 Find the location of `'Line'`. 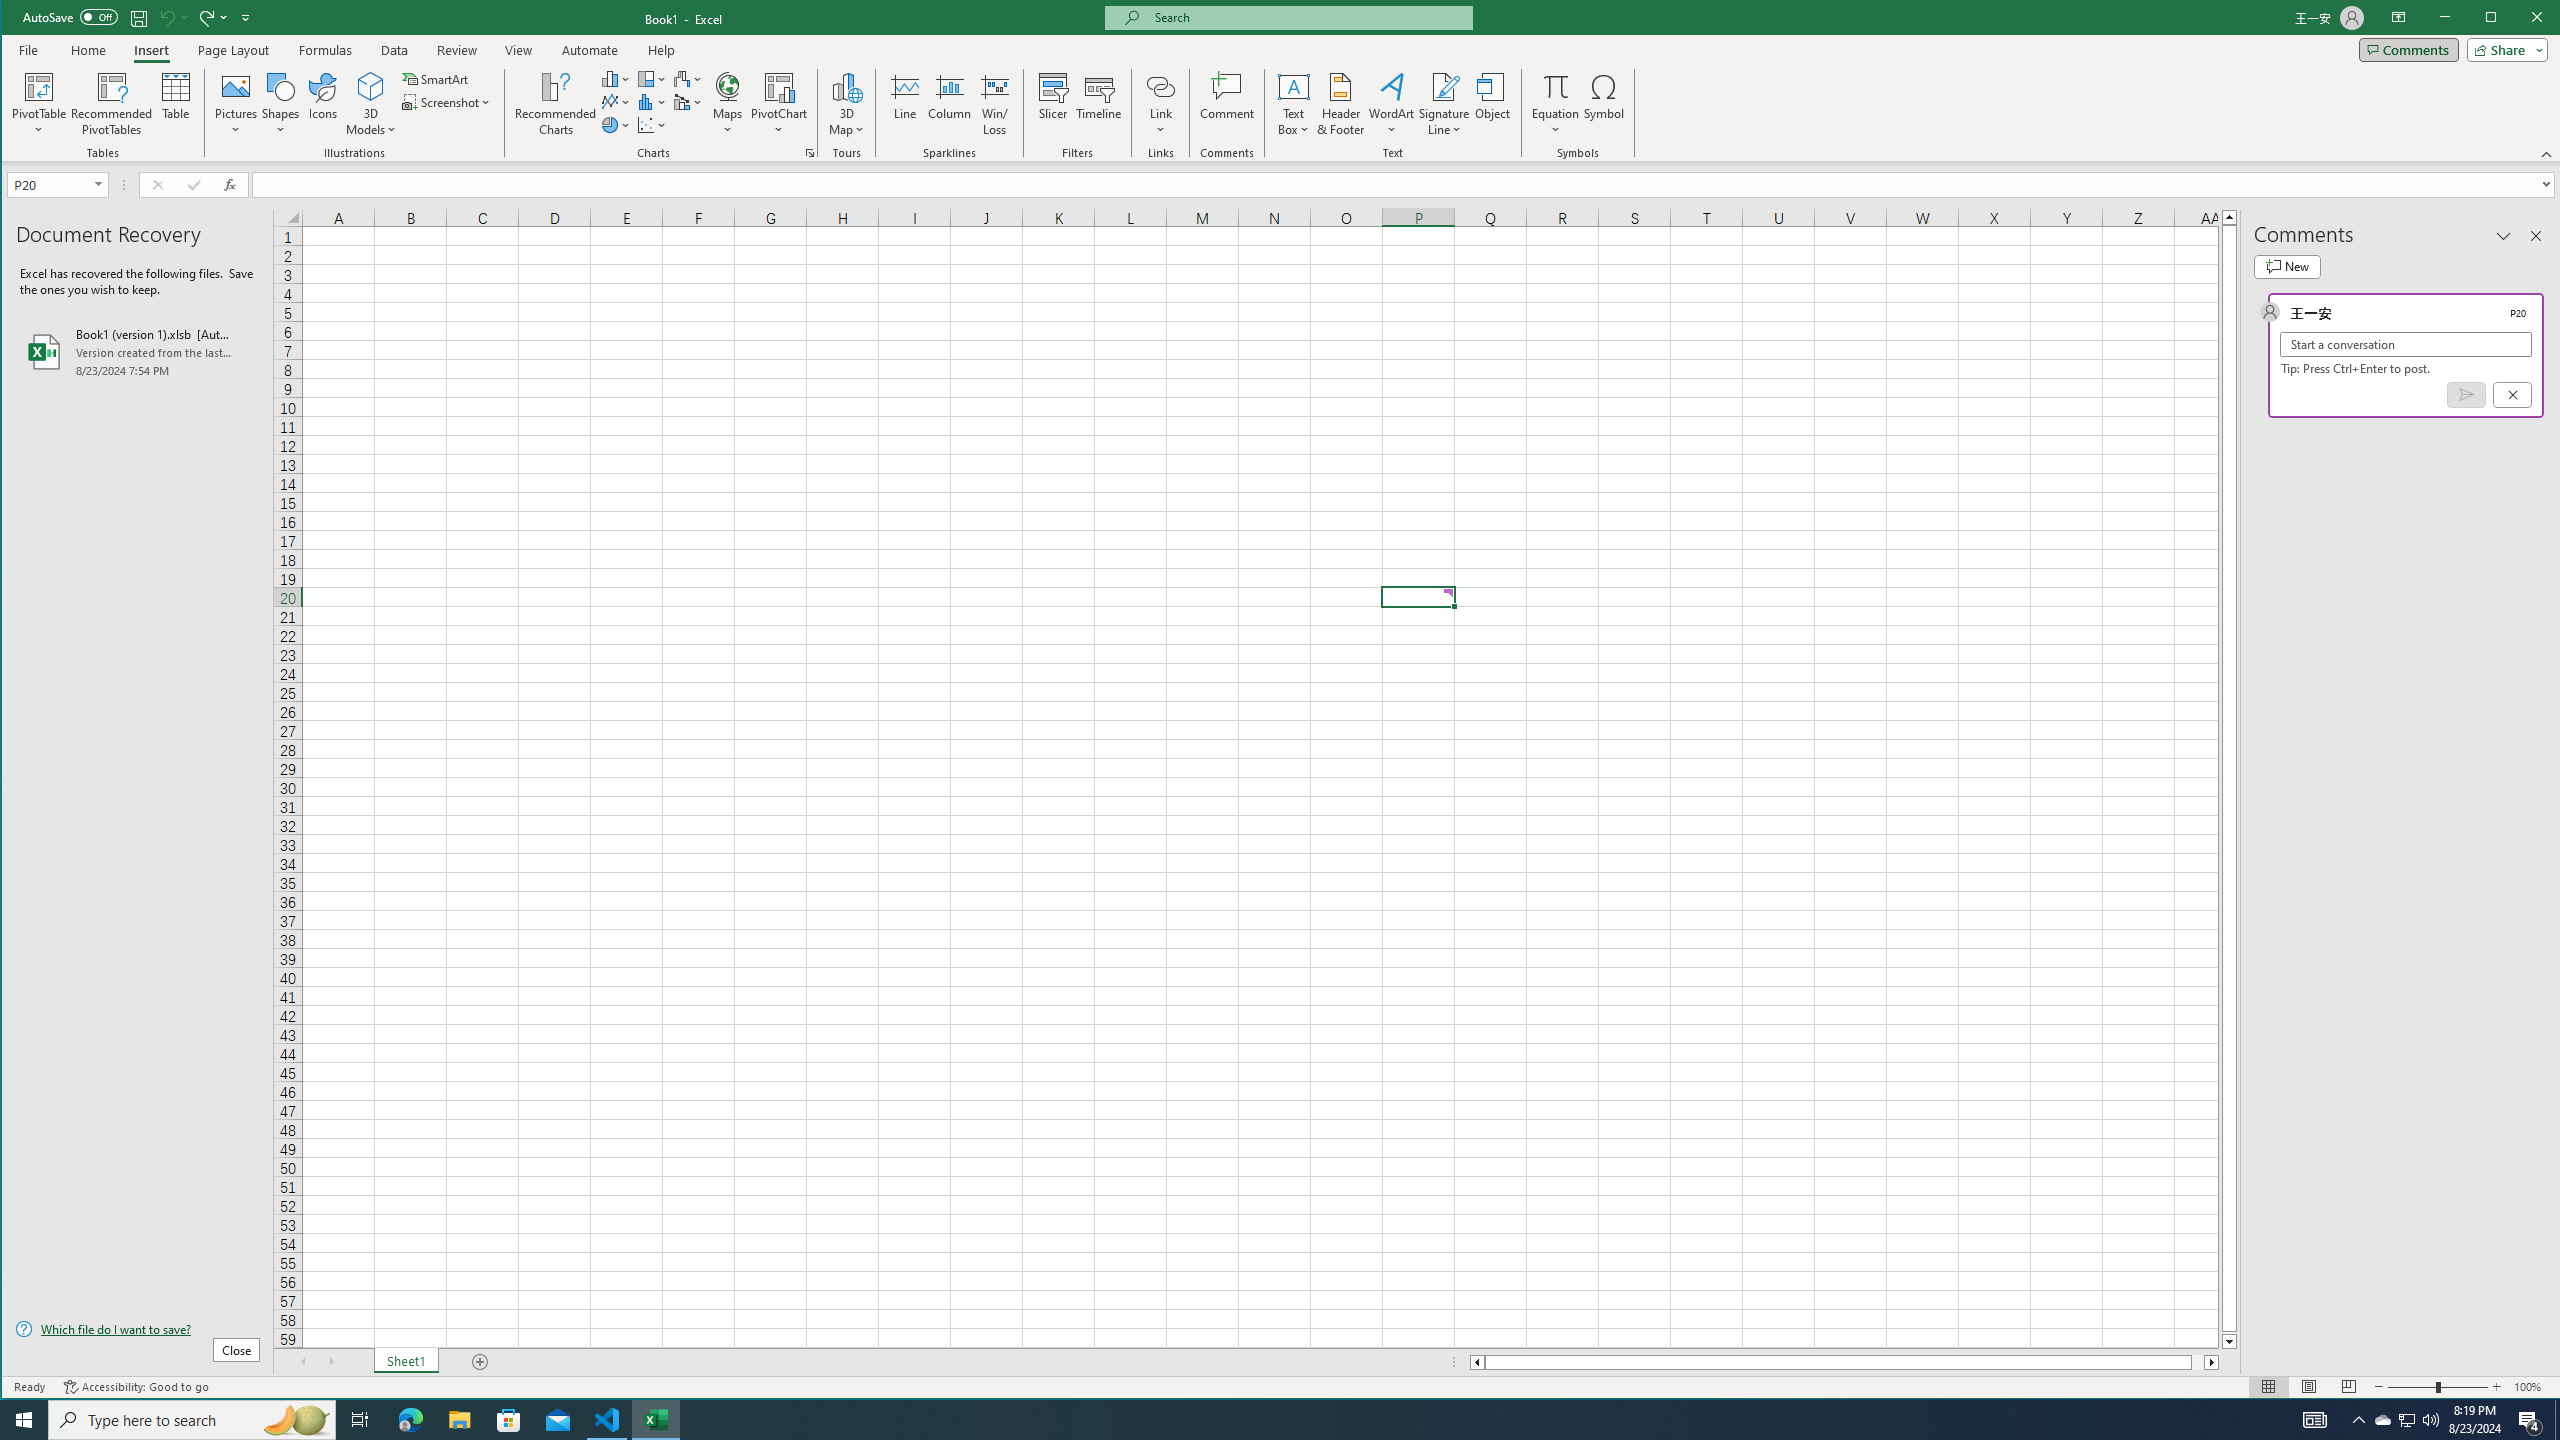

'Line' is located at coordinates (904, 103).